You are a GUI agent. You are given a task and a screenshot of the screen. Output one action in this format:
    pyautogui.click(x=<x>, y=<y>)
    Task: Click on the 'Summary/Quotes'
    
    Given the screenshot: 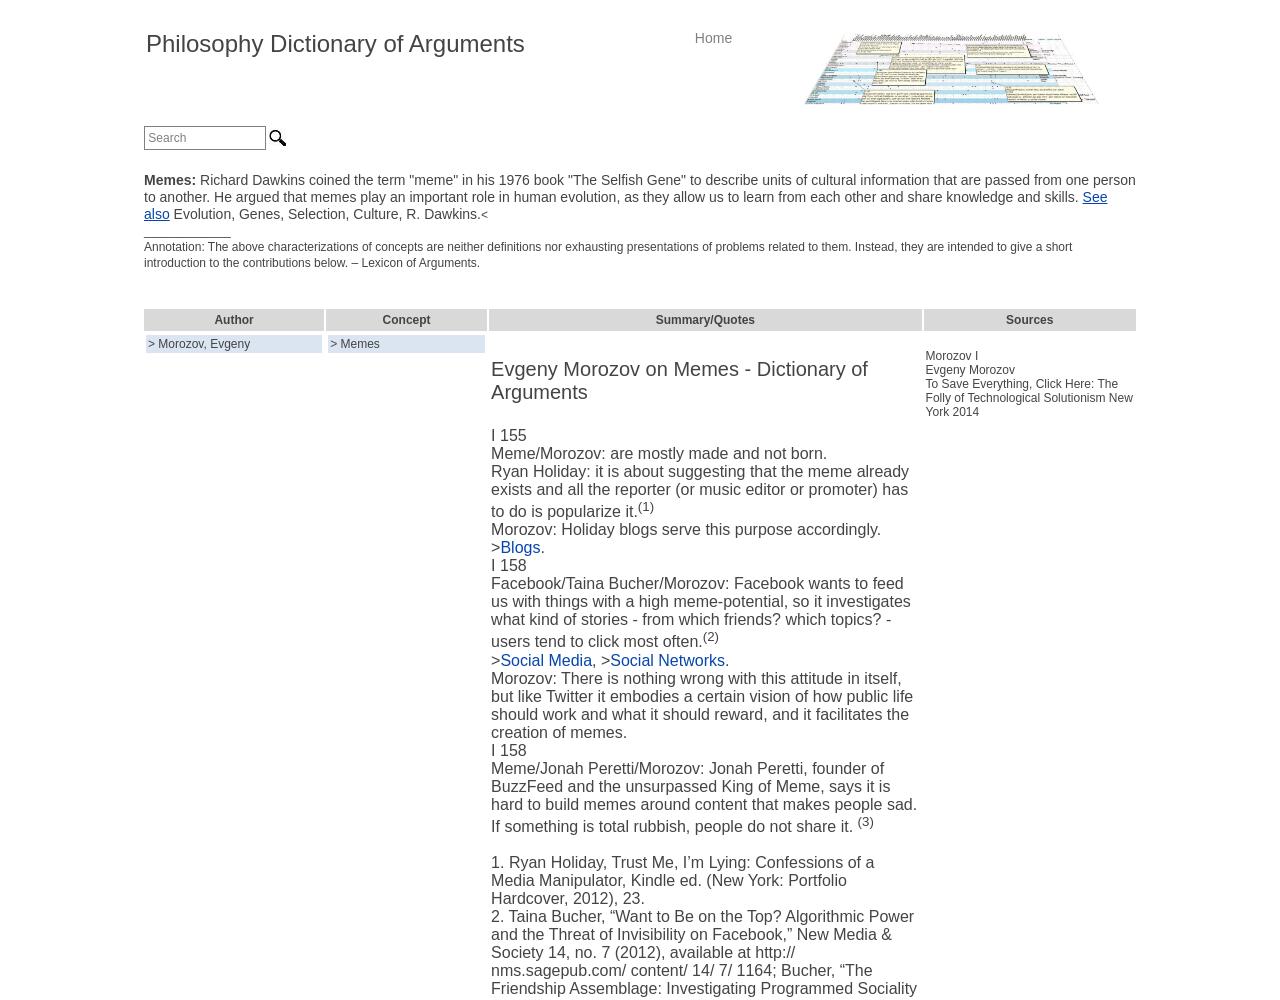 What is the action you would take?
    pyautogui.click(x=654, y=319)
    